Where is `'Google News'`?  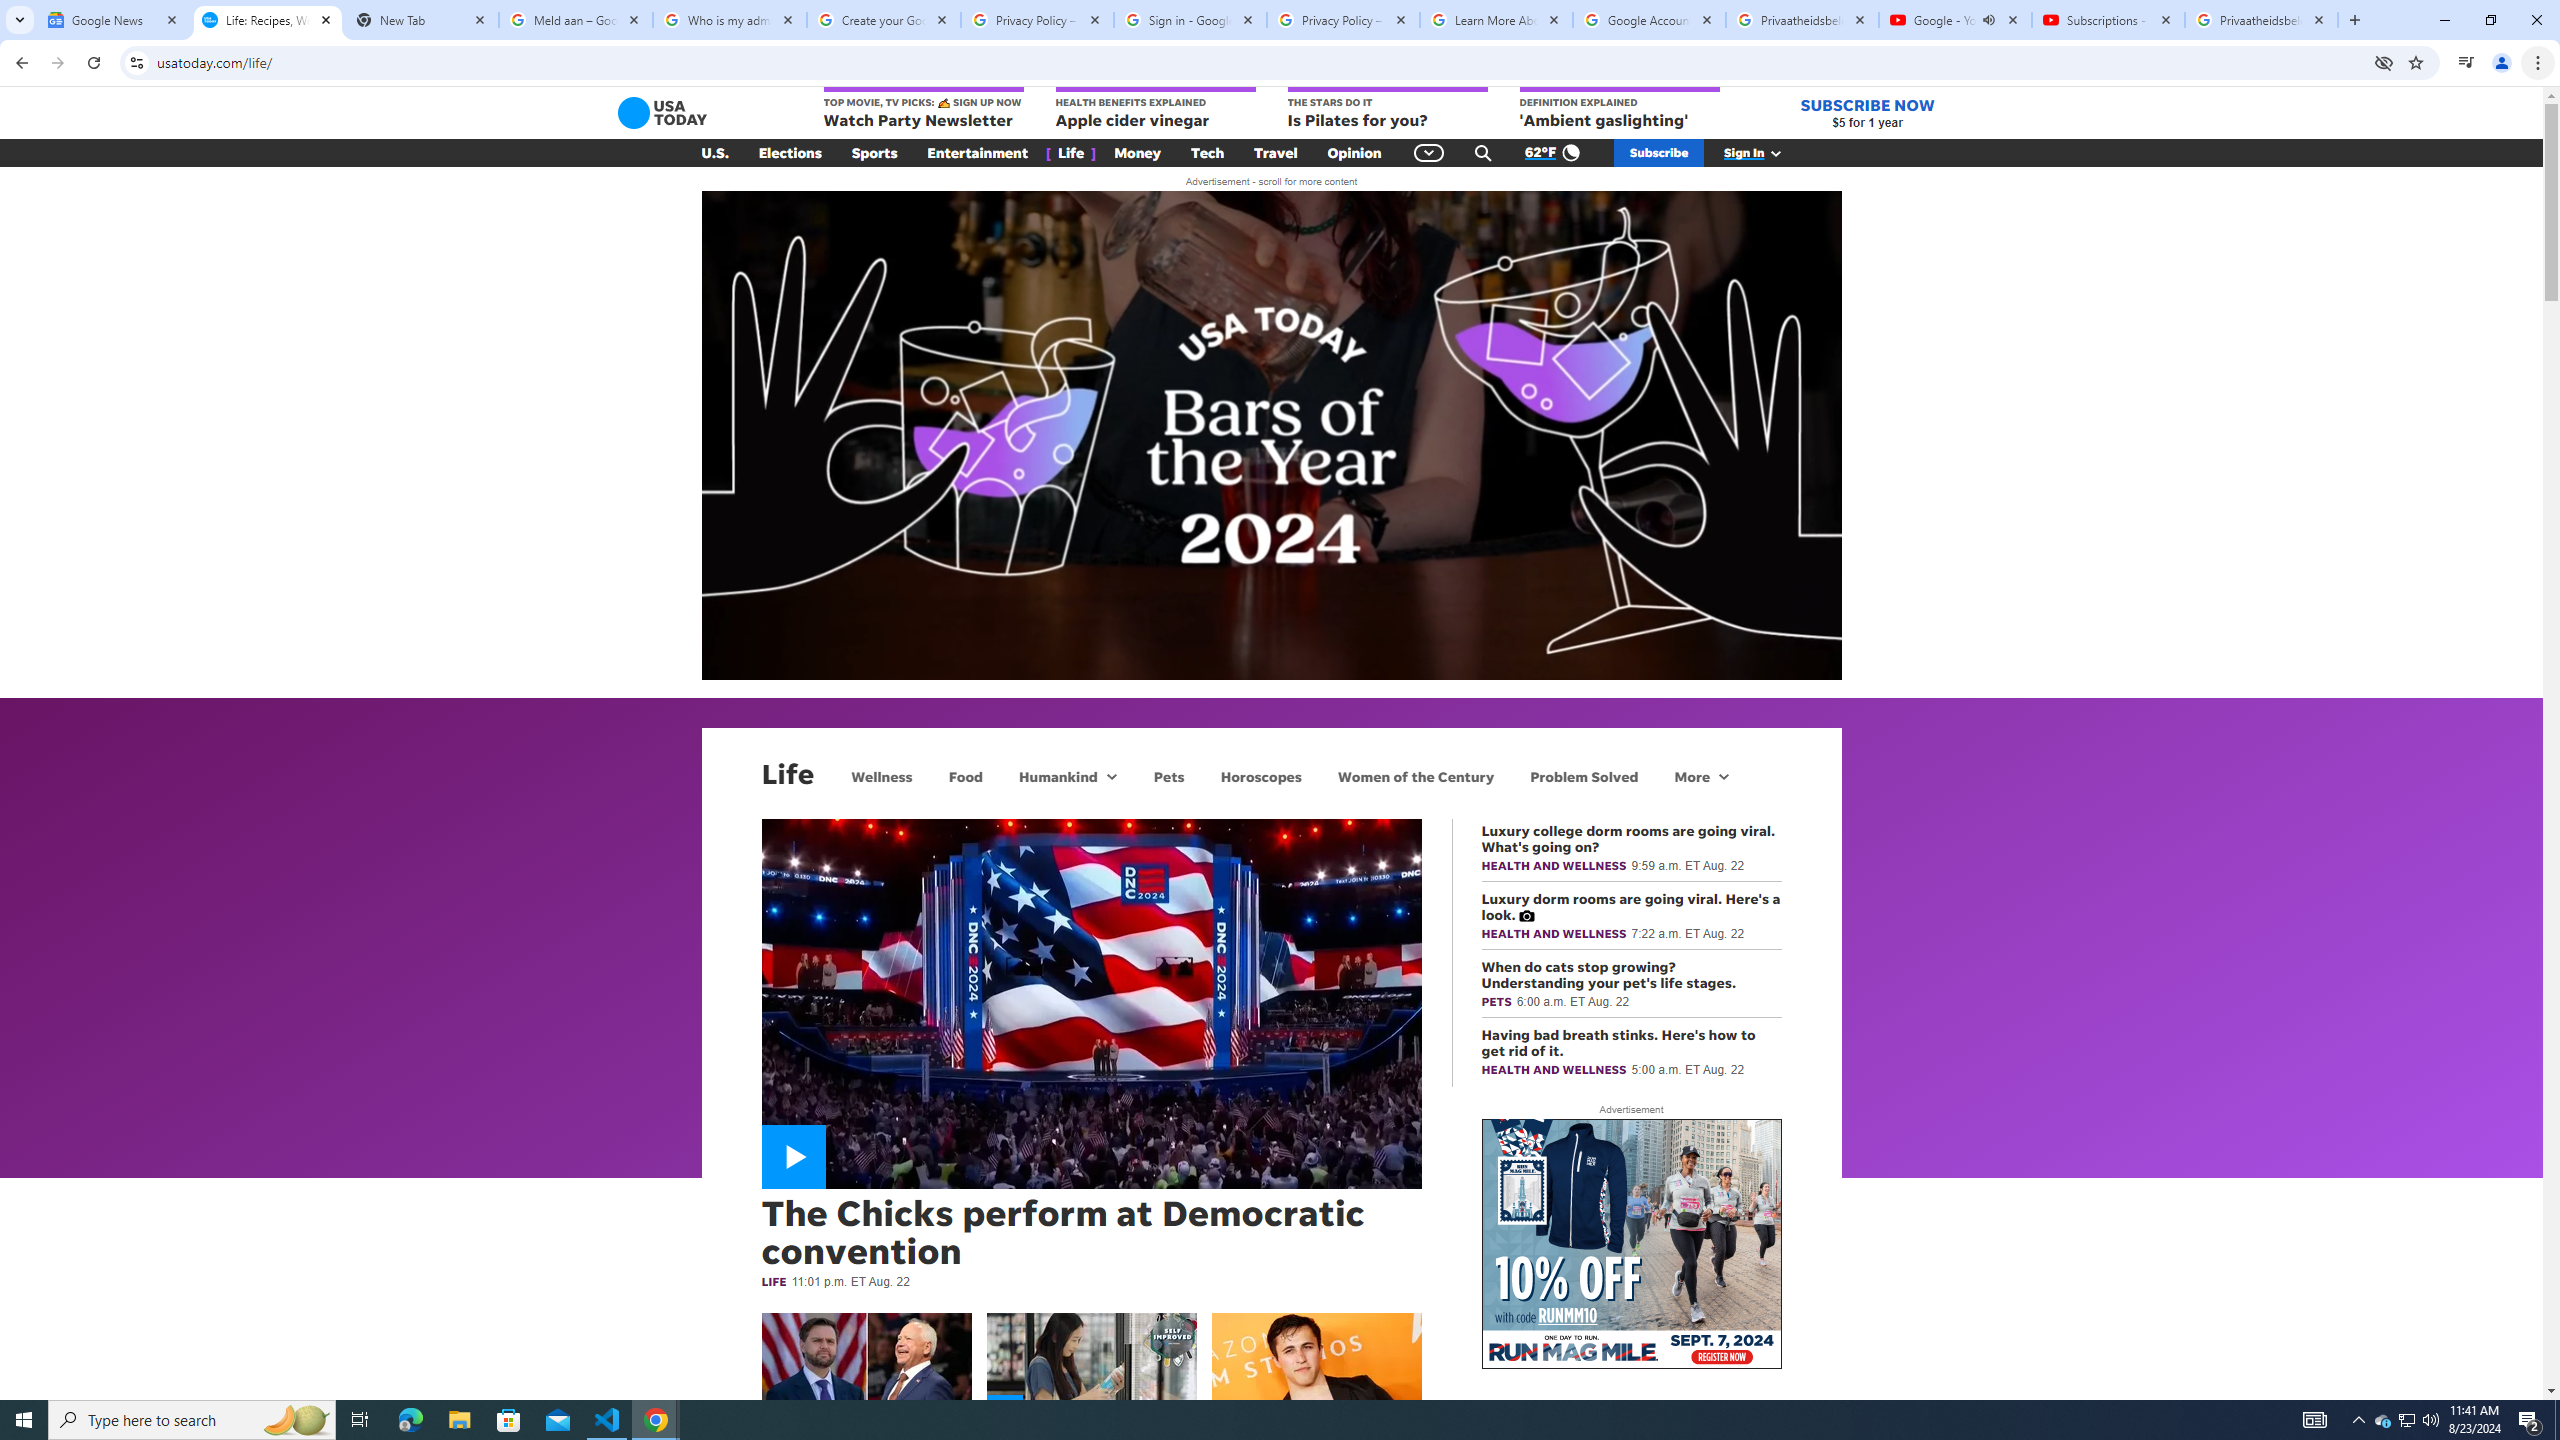
'Google News' is located at coordinates (113, 19).